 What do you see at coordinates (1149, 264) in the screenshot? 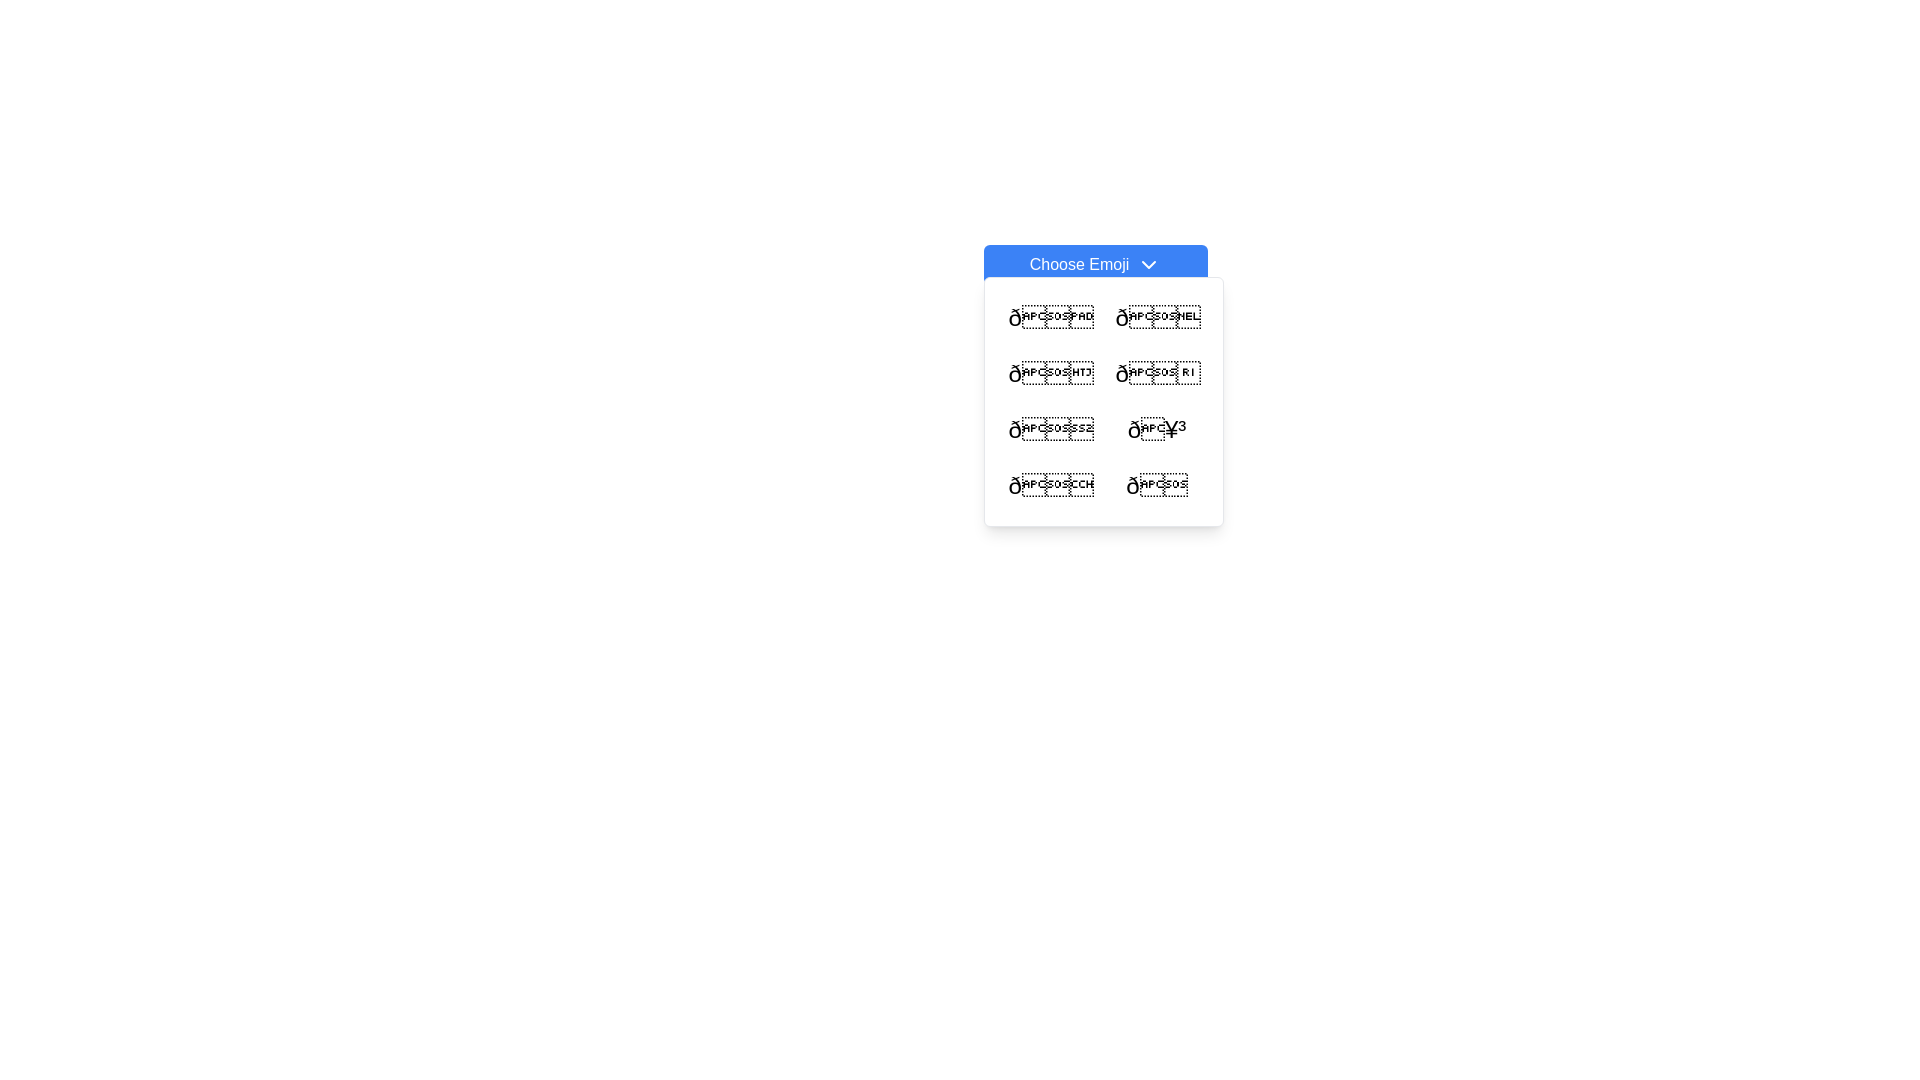
I see `the chevron icon located inside the blue button labeled 'Choose Emoji'` at bounding box center [1149, 264].